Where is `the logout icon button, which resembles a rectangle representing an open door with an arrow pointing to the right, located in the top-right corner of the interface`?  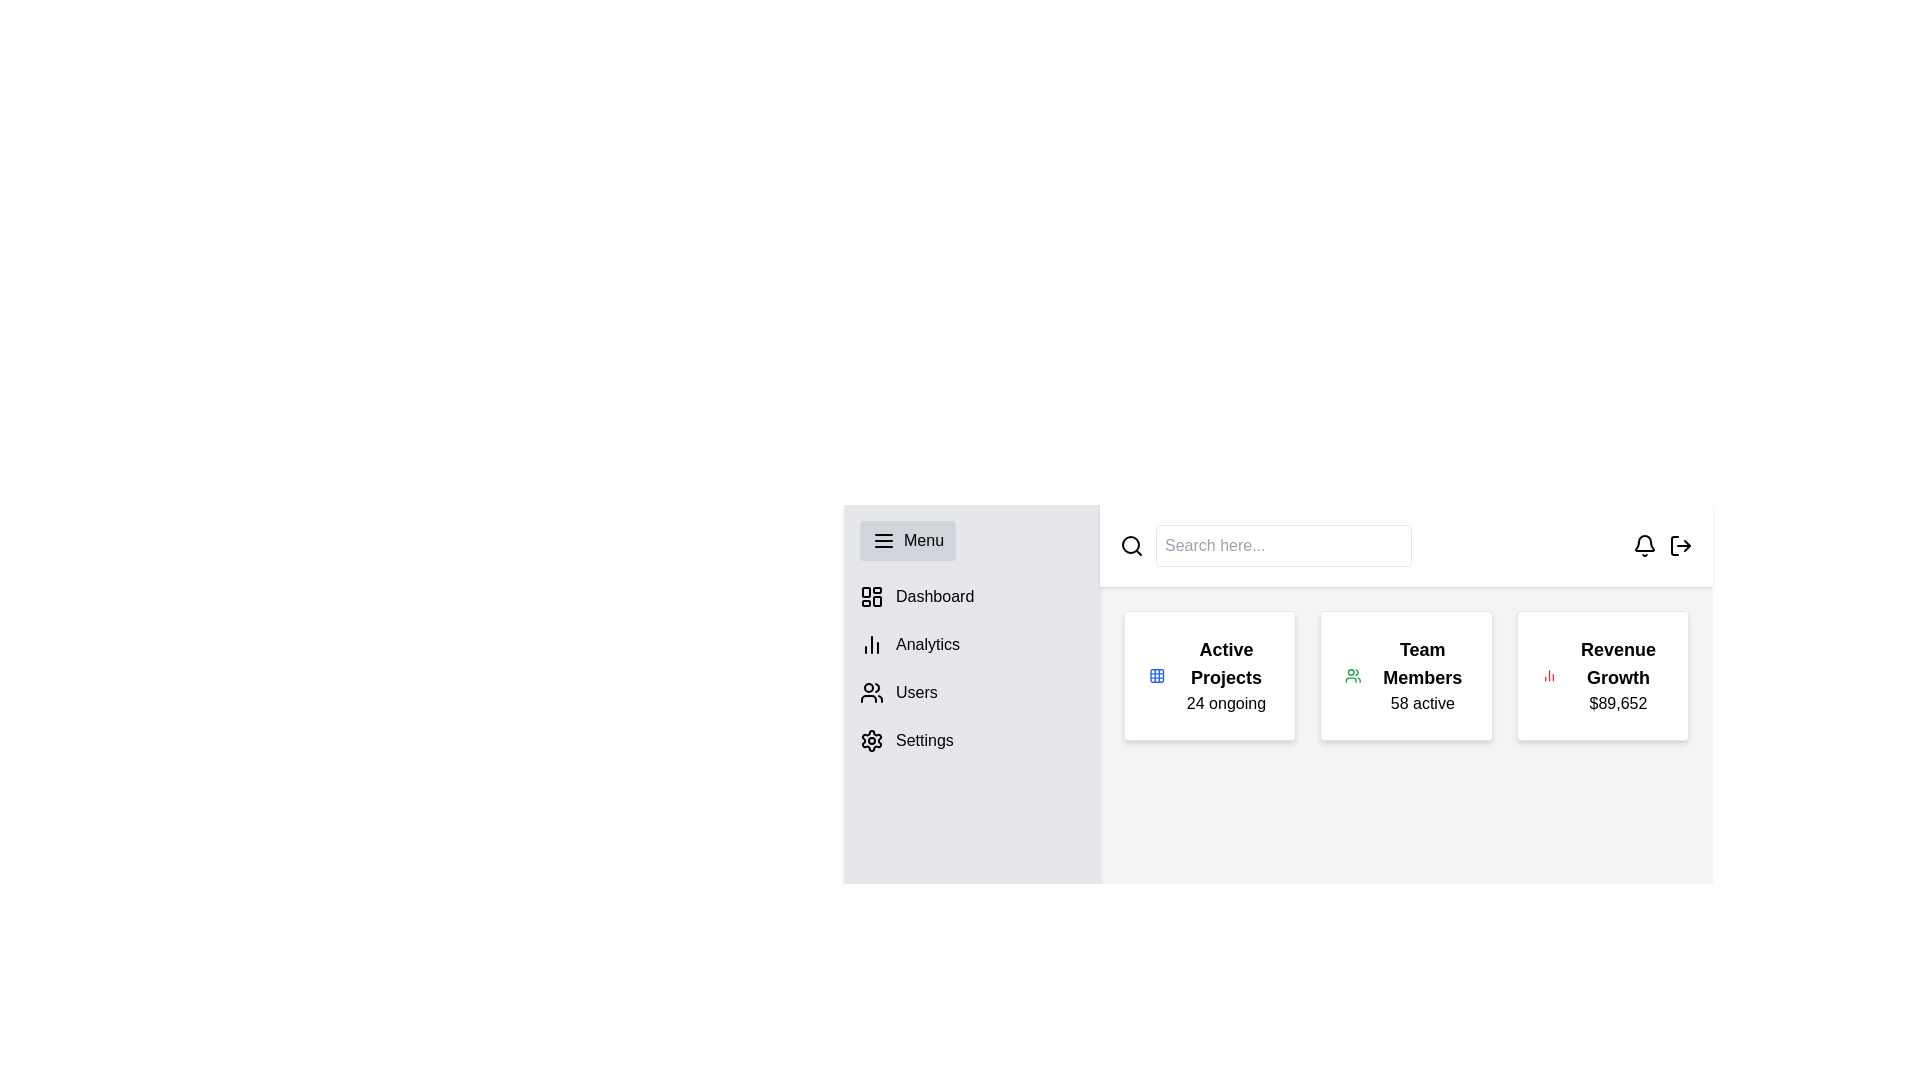
the logout icon button, which resembles a rectangle representing an open door with an arrow pointing to the right, located in the top-right corner of the interface is located at coordinates (1680, 546).